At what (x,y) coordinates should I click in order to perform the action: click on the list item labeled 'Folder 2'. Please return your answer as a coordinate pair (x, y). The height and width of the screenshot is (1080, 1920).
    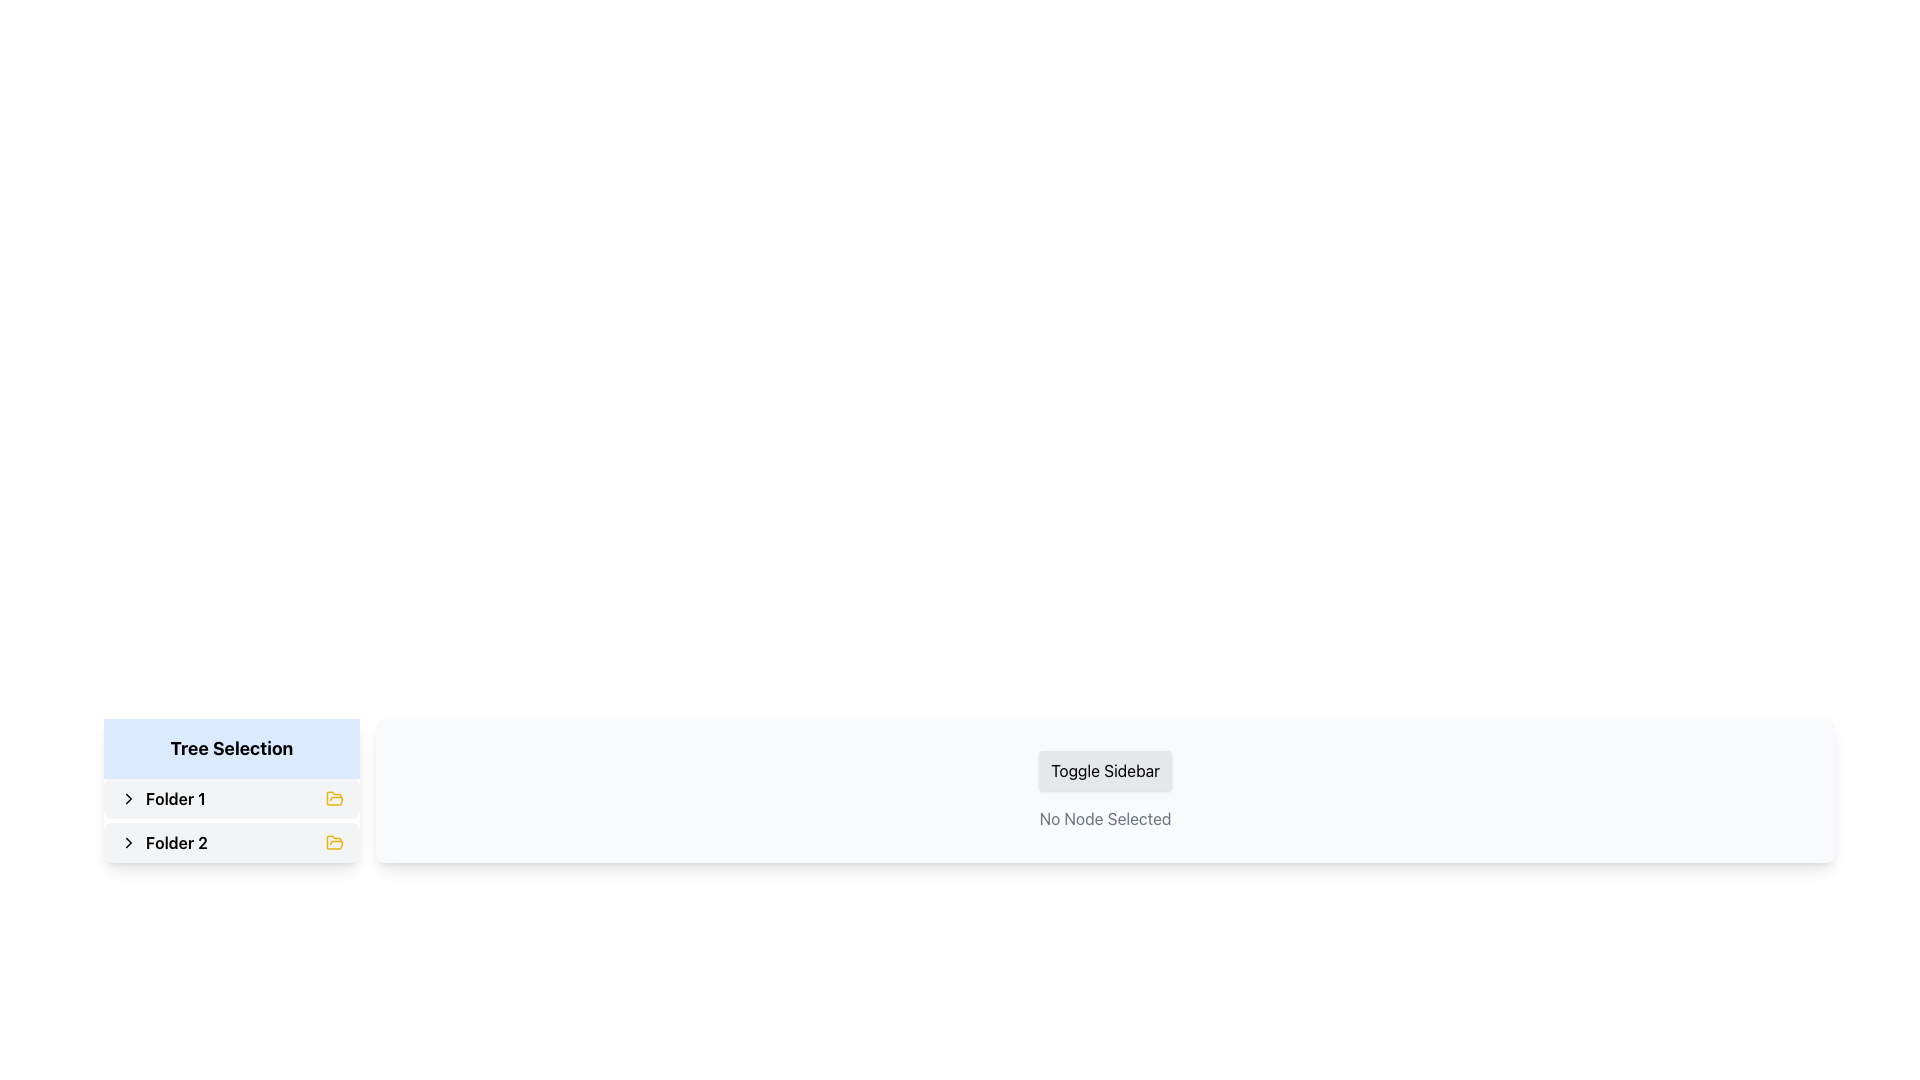
    Looking at the image, I should click on (231, 843).